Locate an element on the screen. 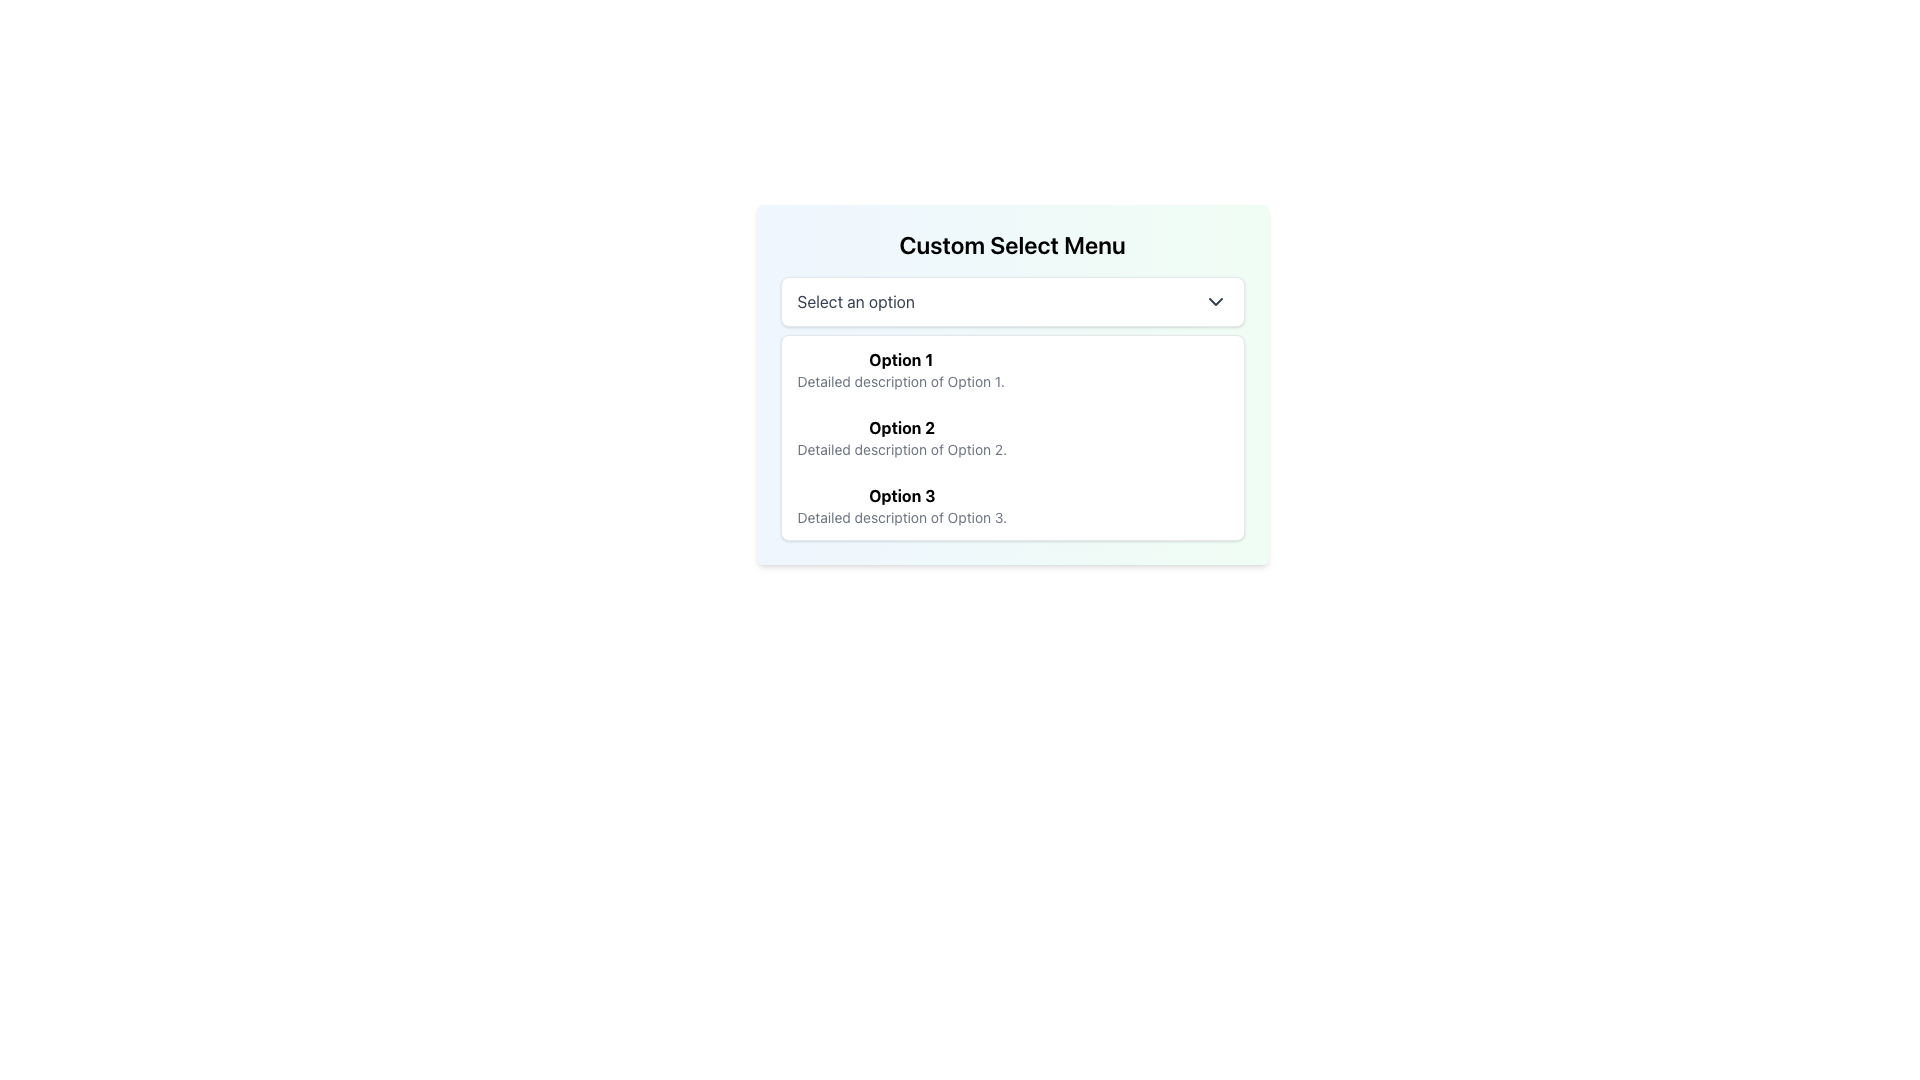 Image resolution: width=1920 pixels, height=1080 pixels. the Menu Option labeled 'Option 3' in the dropdown menu under 'Custom Select Menu' is located at coordinates (901, 504).